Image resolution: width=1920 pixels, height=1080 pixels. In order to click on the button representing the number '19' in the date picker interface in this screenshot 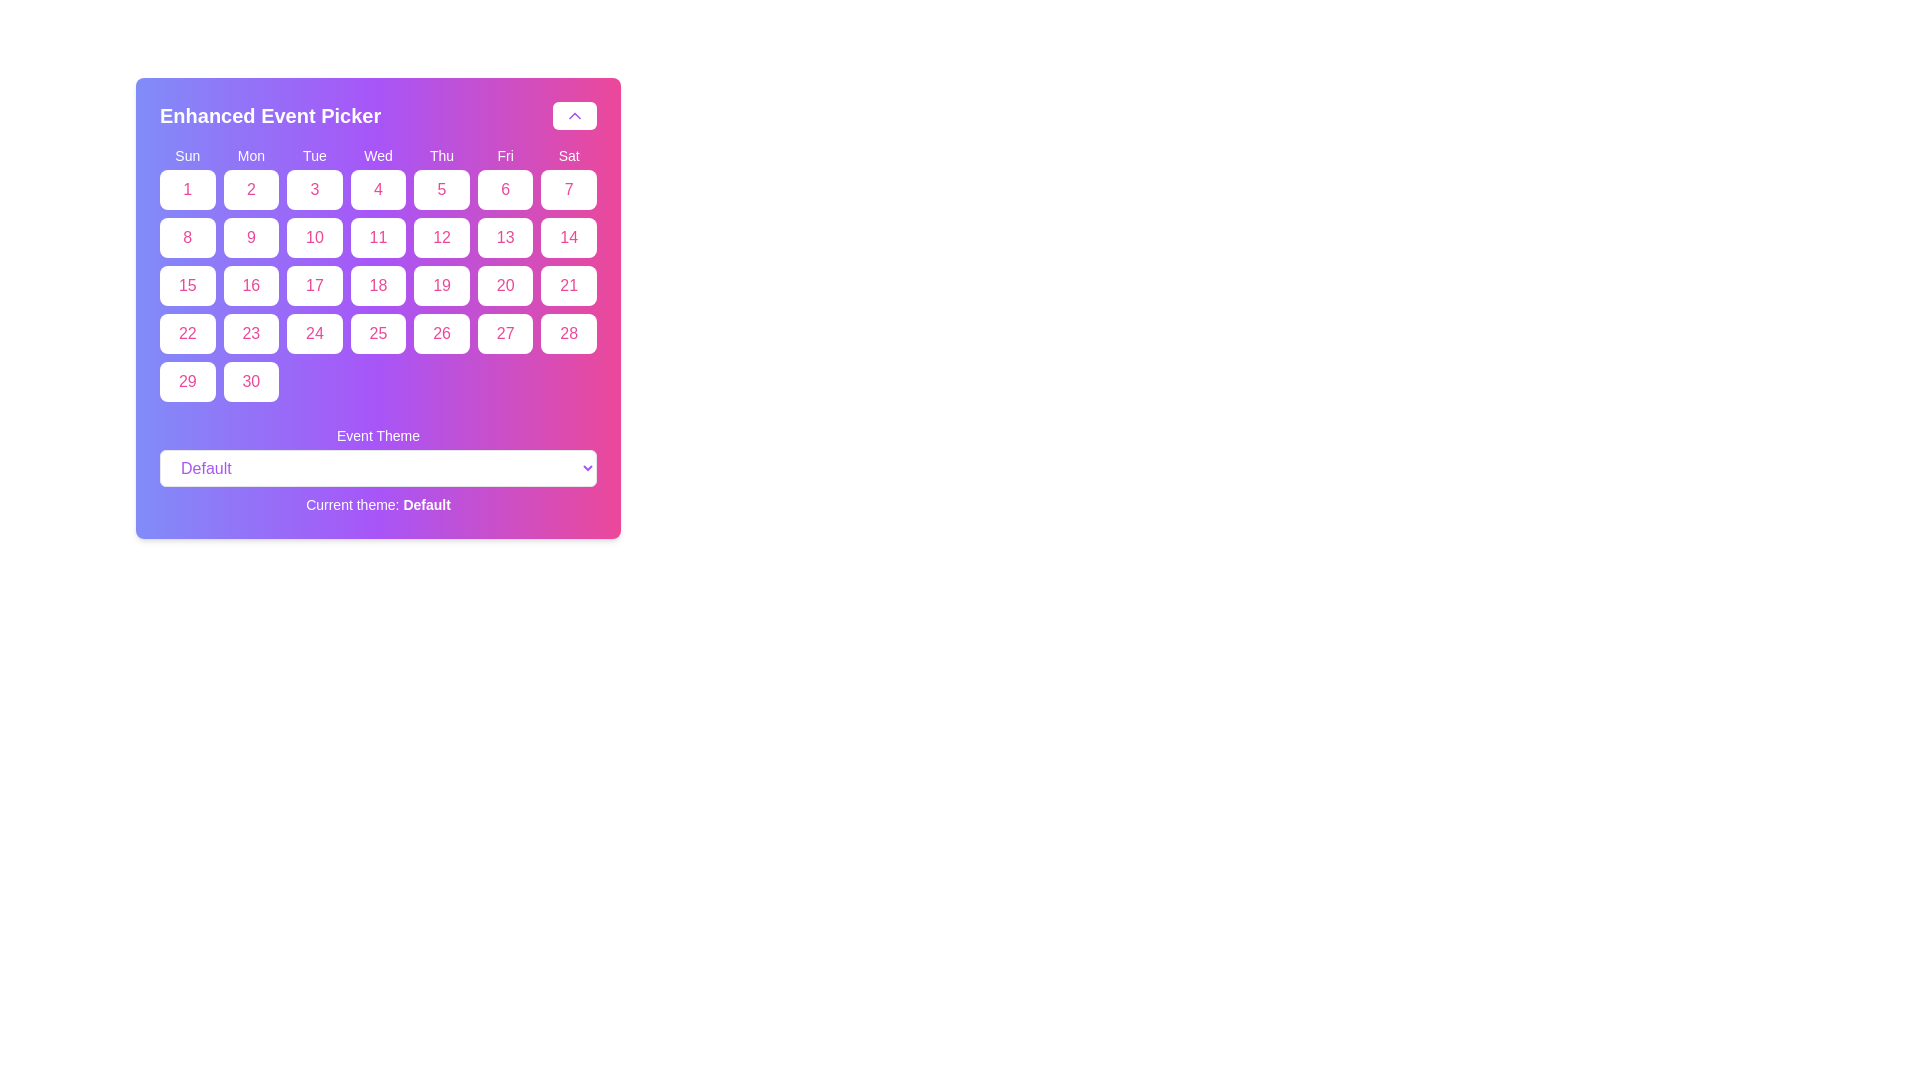, I will do `click(440, 285)`.